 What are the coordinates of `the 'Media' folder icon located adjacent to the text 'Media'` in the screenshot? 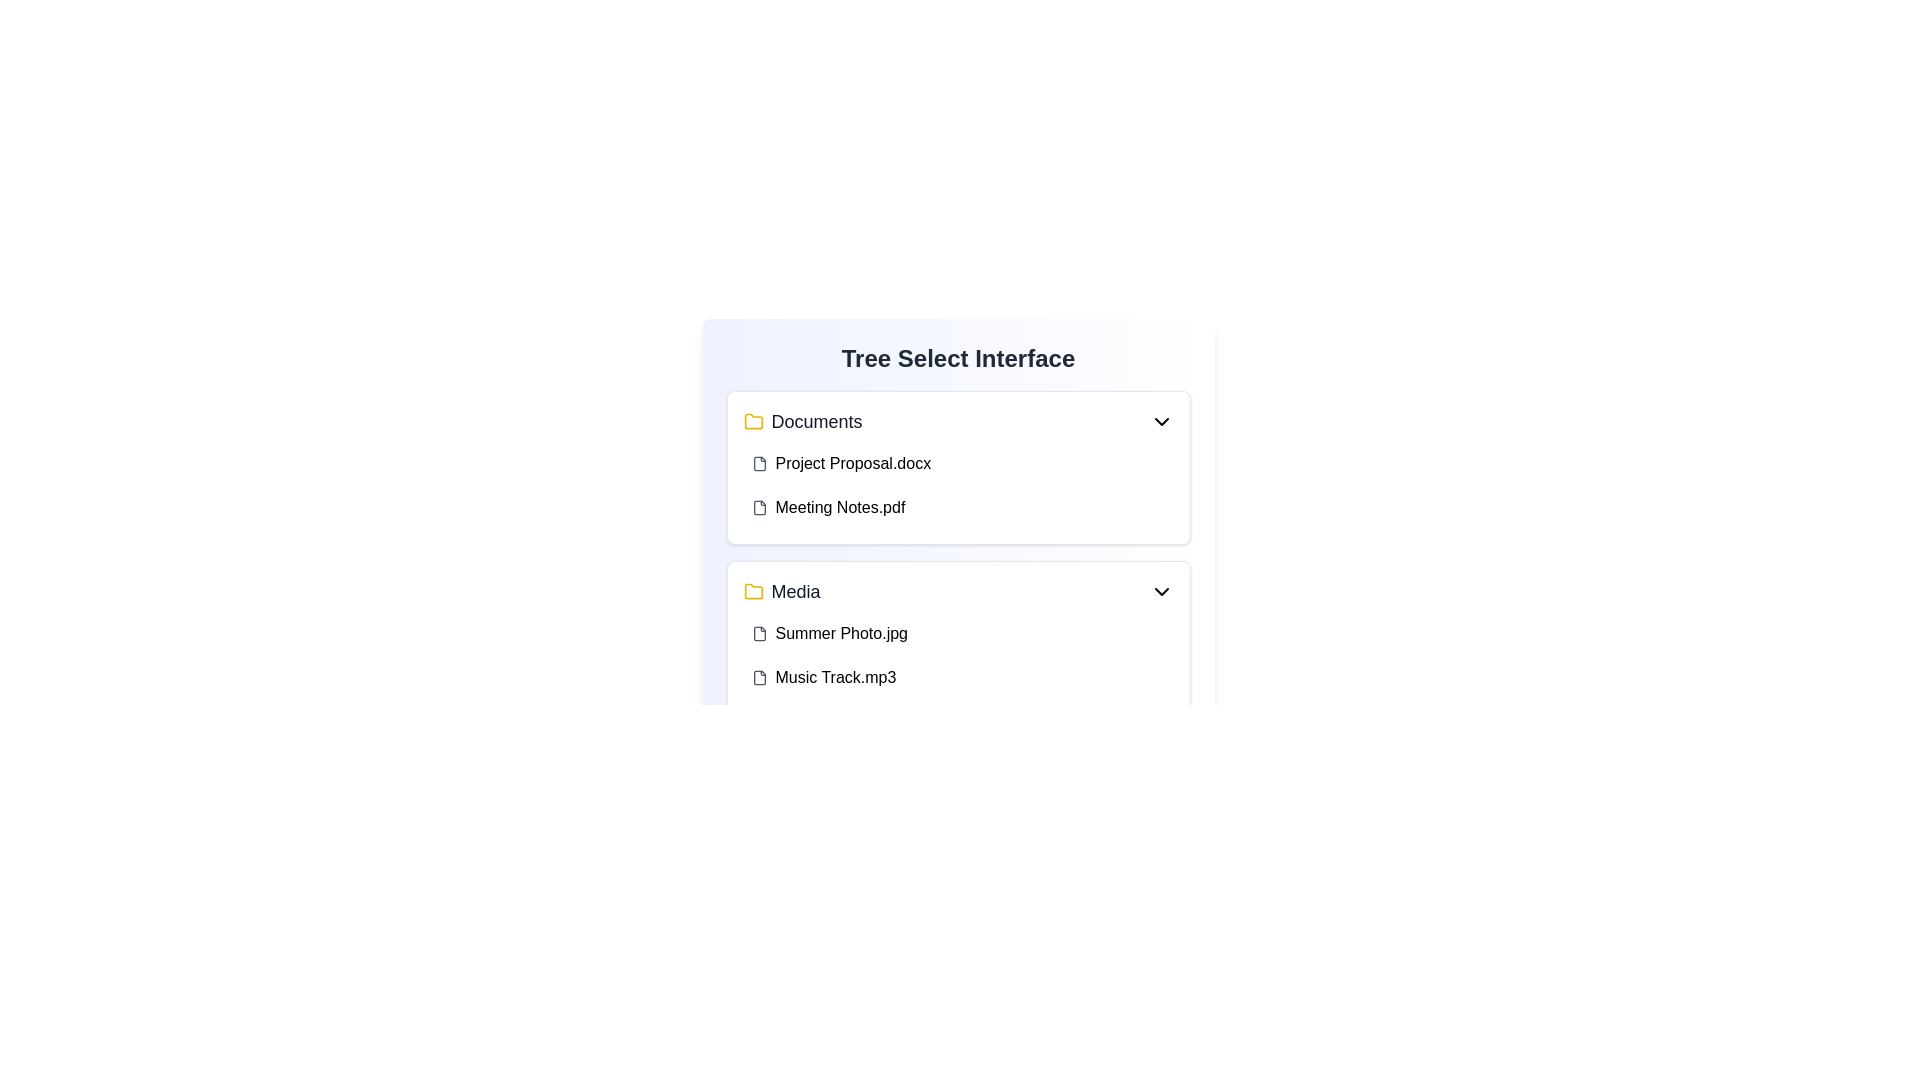 It's located at (752, 590).